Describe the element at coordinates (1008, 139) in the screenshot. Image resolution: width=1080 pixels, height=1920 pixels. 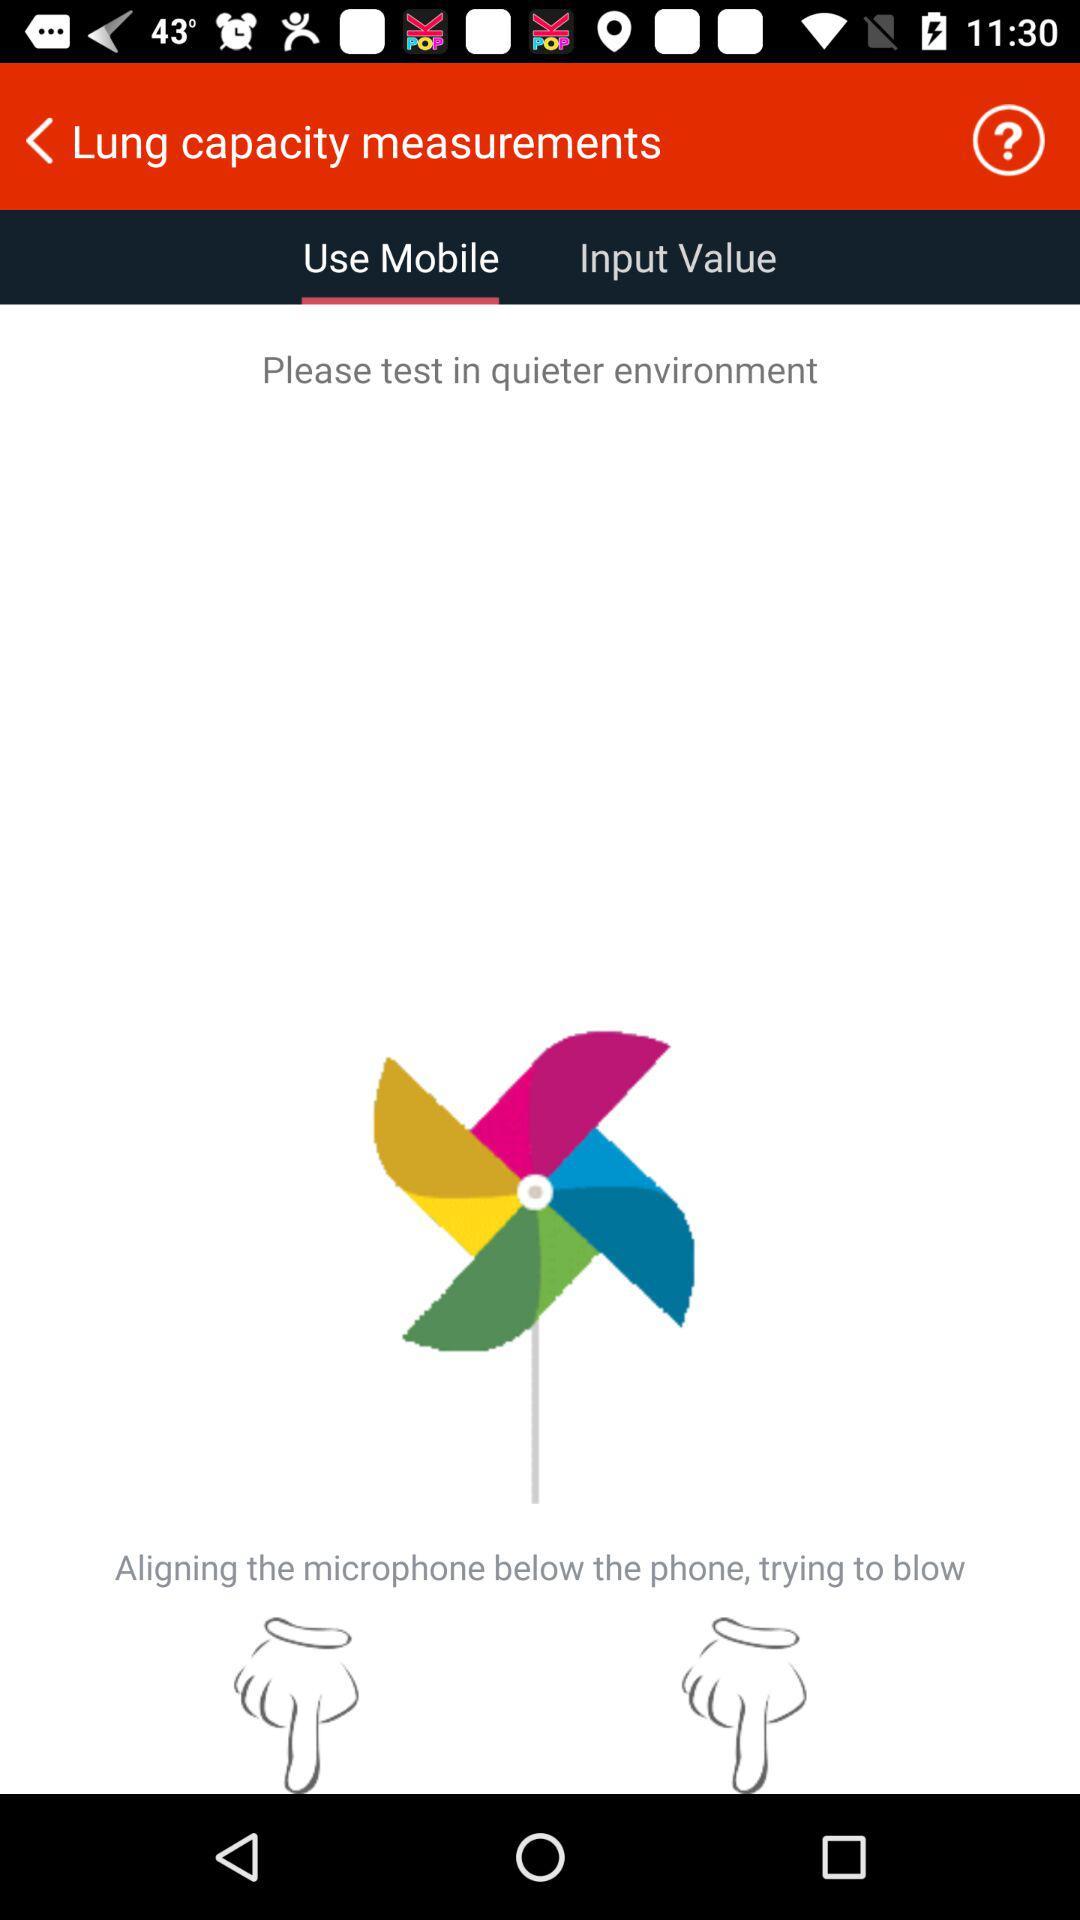
I see `icon above please test in icon` at that location.